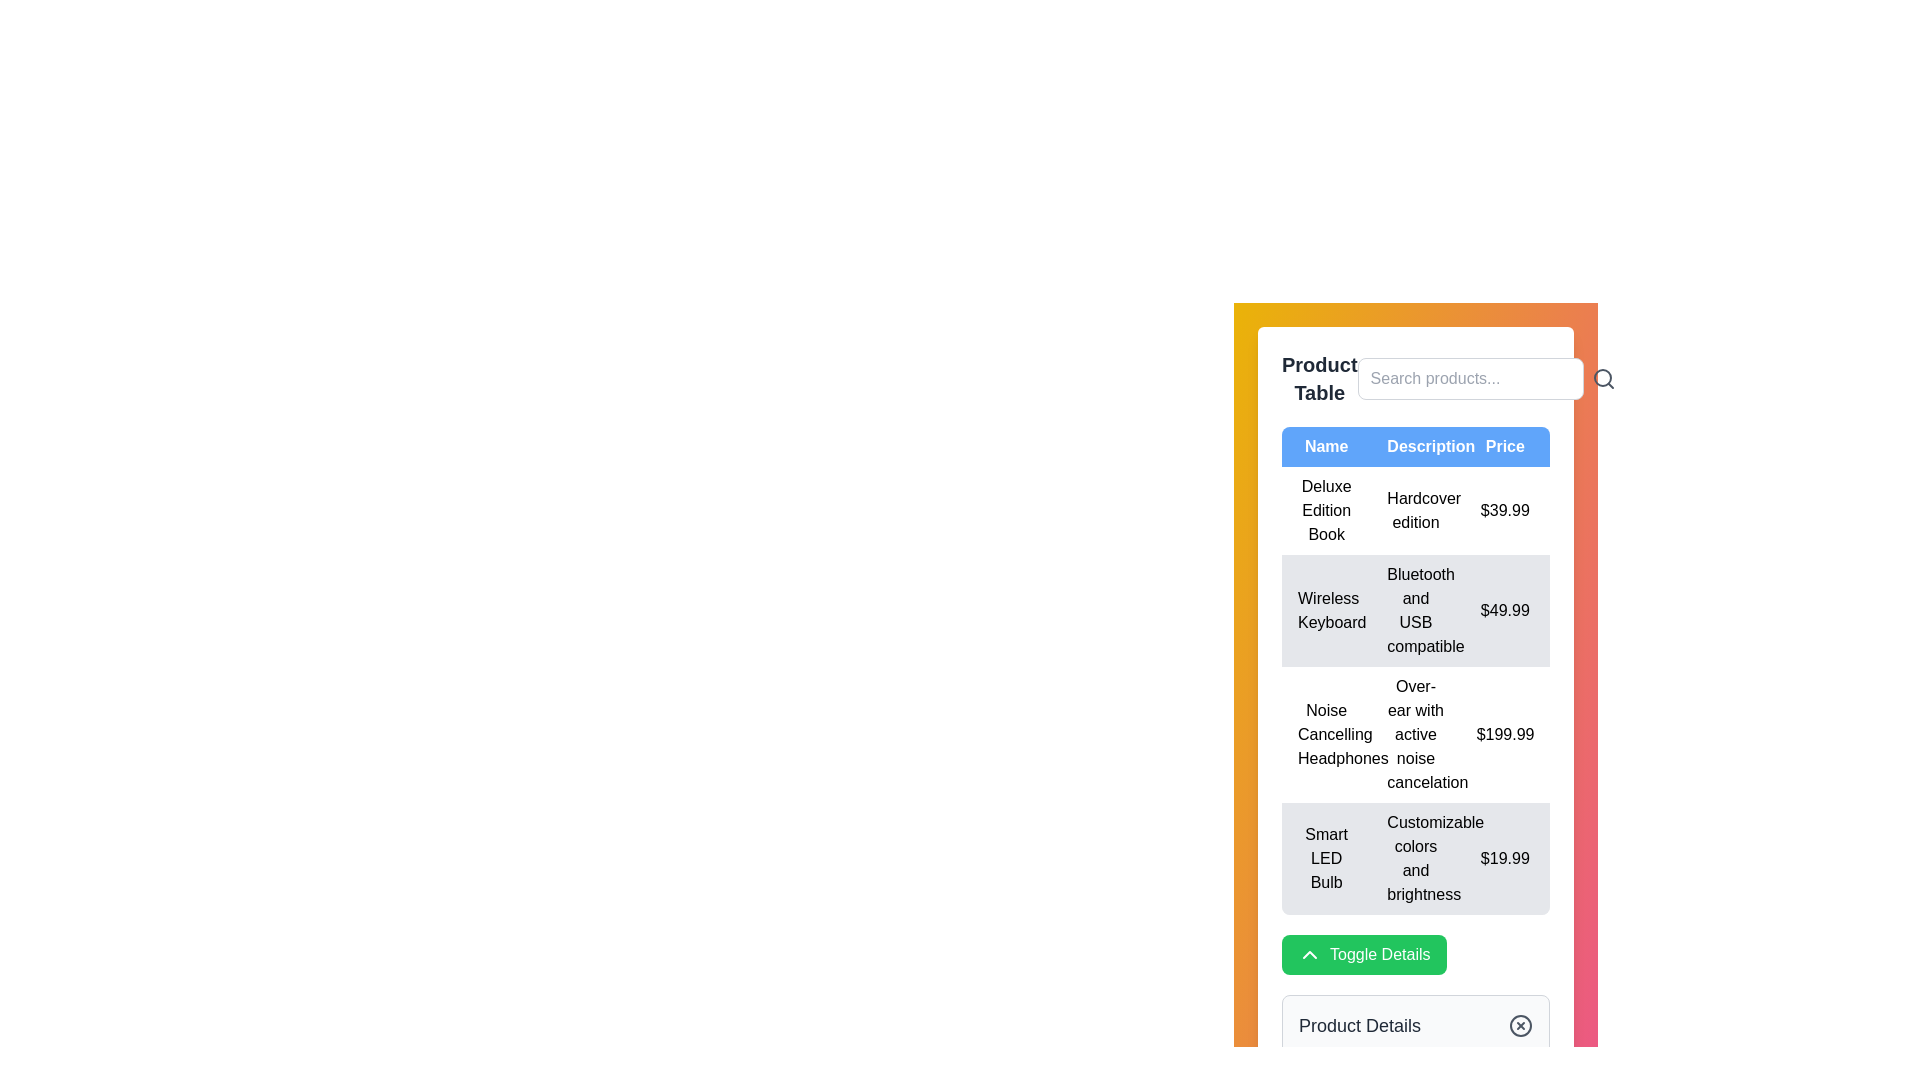 This screenshot has width=1920, height=1080. I want to click on the button located at the far right side of the 'Product Details' section, so click(1520, 1026).